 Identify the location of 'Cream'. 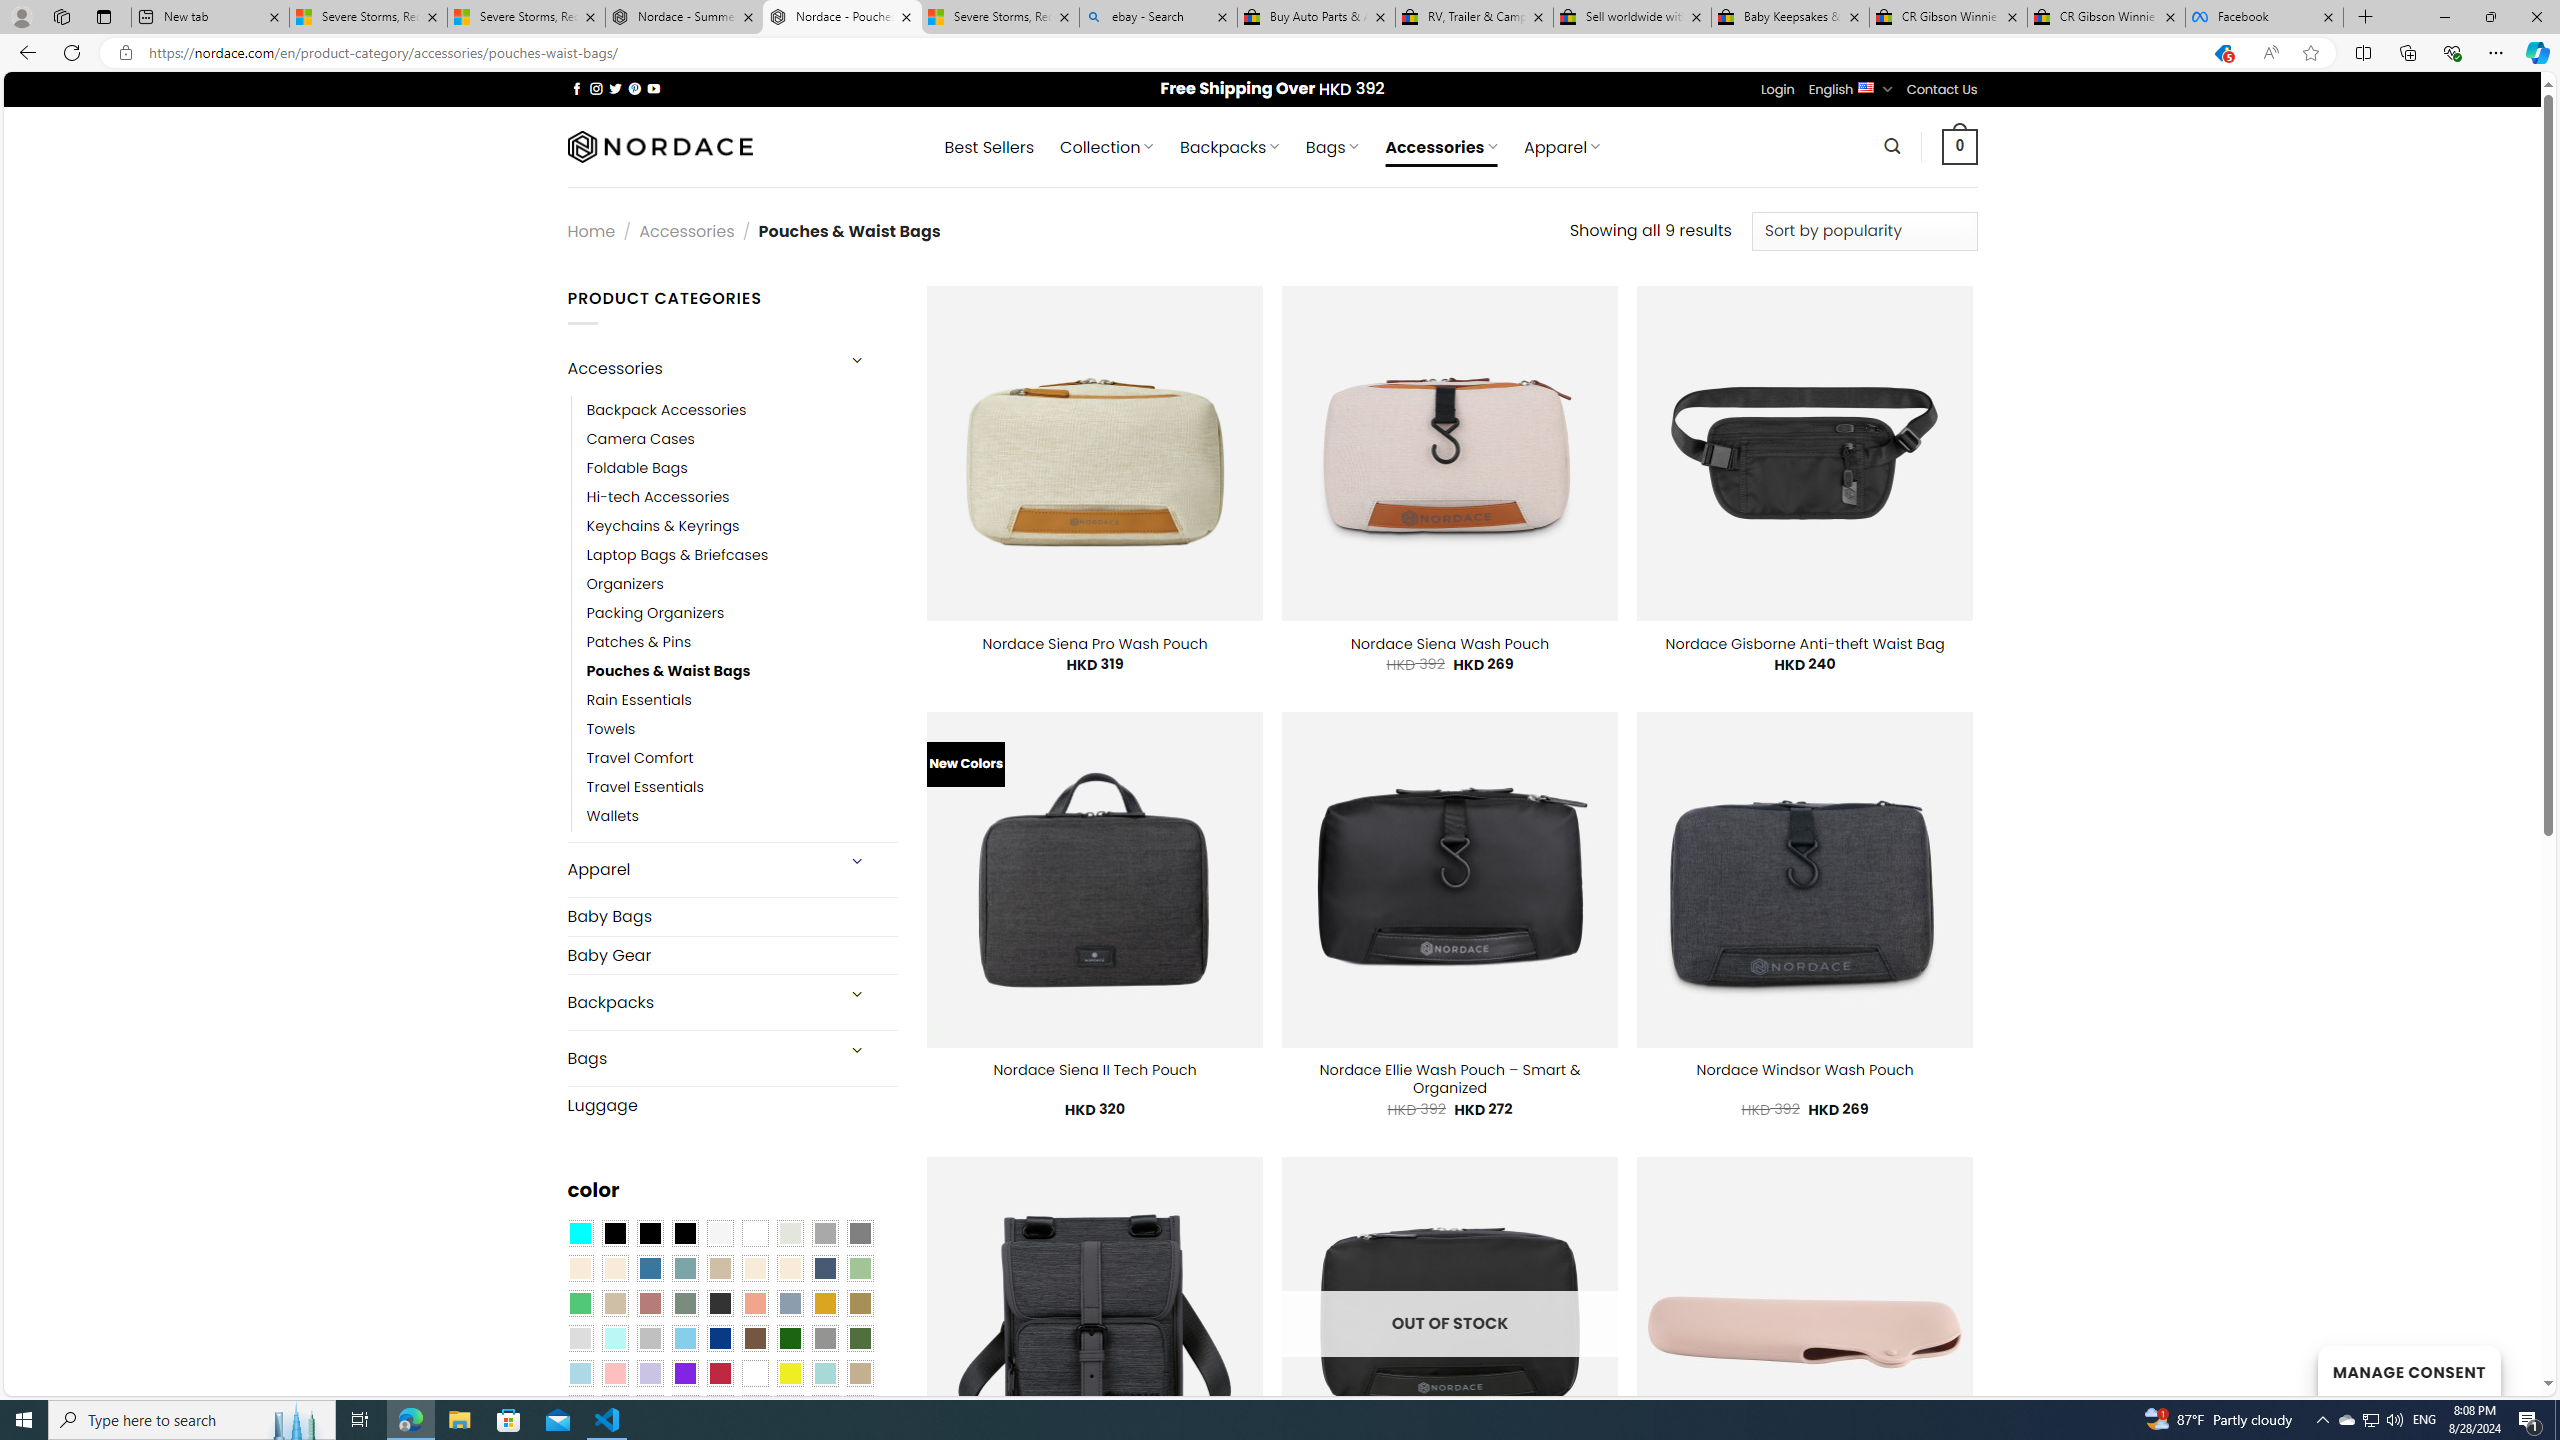
(790, 1267).